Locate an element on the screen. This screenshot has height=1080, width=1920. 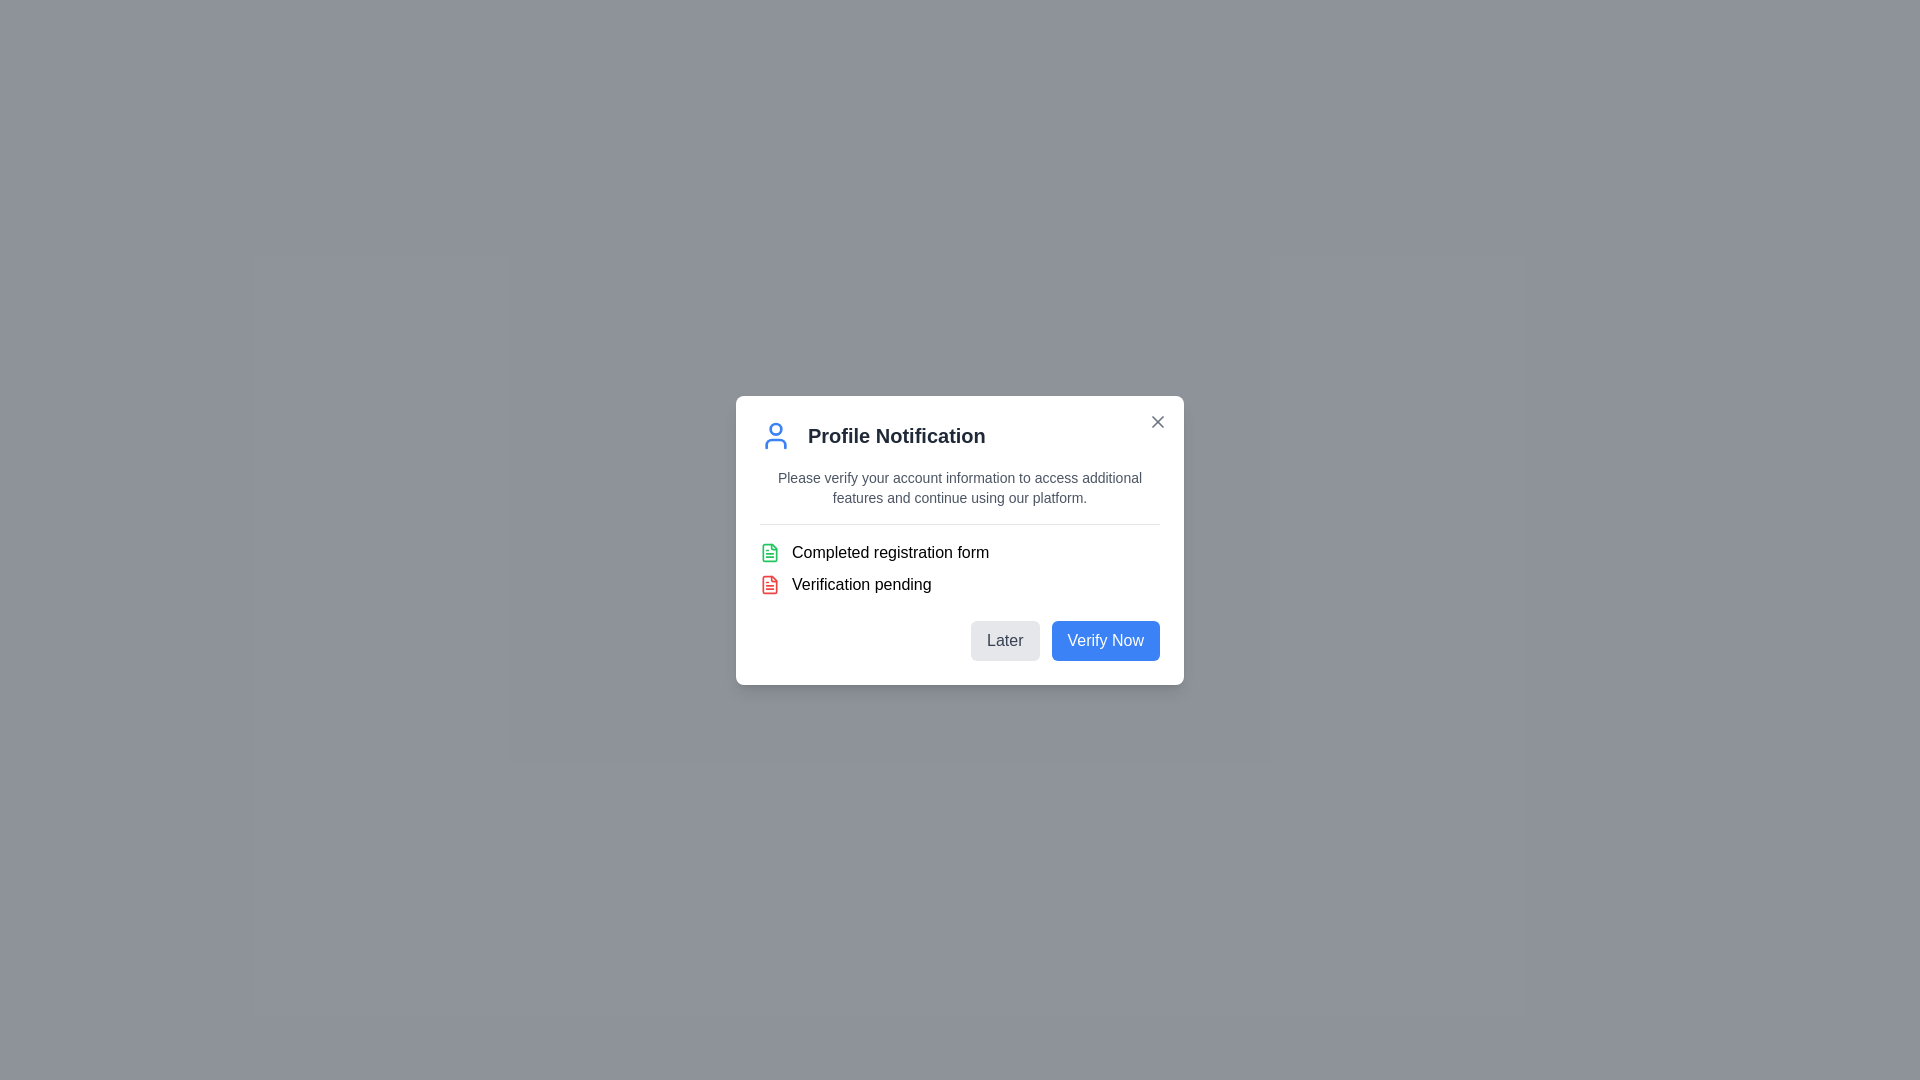
the circular shape with a blue border located at the top section of the avatar icon in the notification header is located at coordinates (775, 427).